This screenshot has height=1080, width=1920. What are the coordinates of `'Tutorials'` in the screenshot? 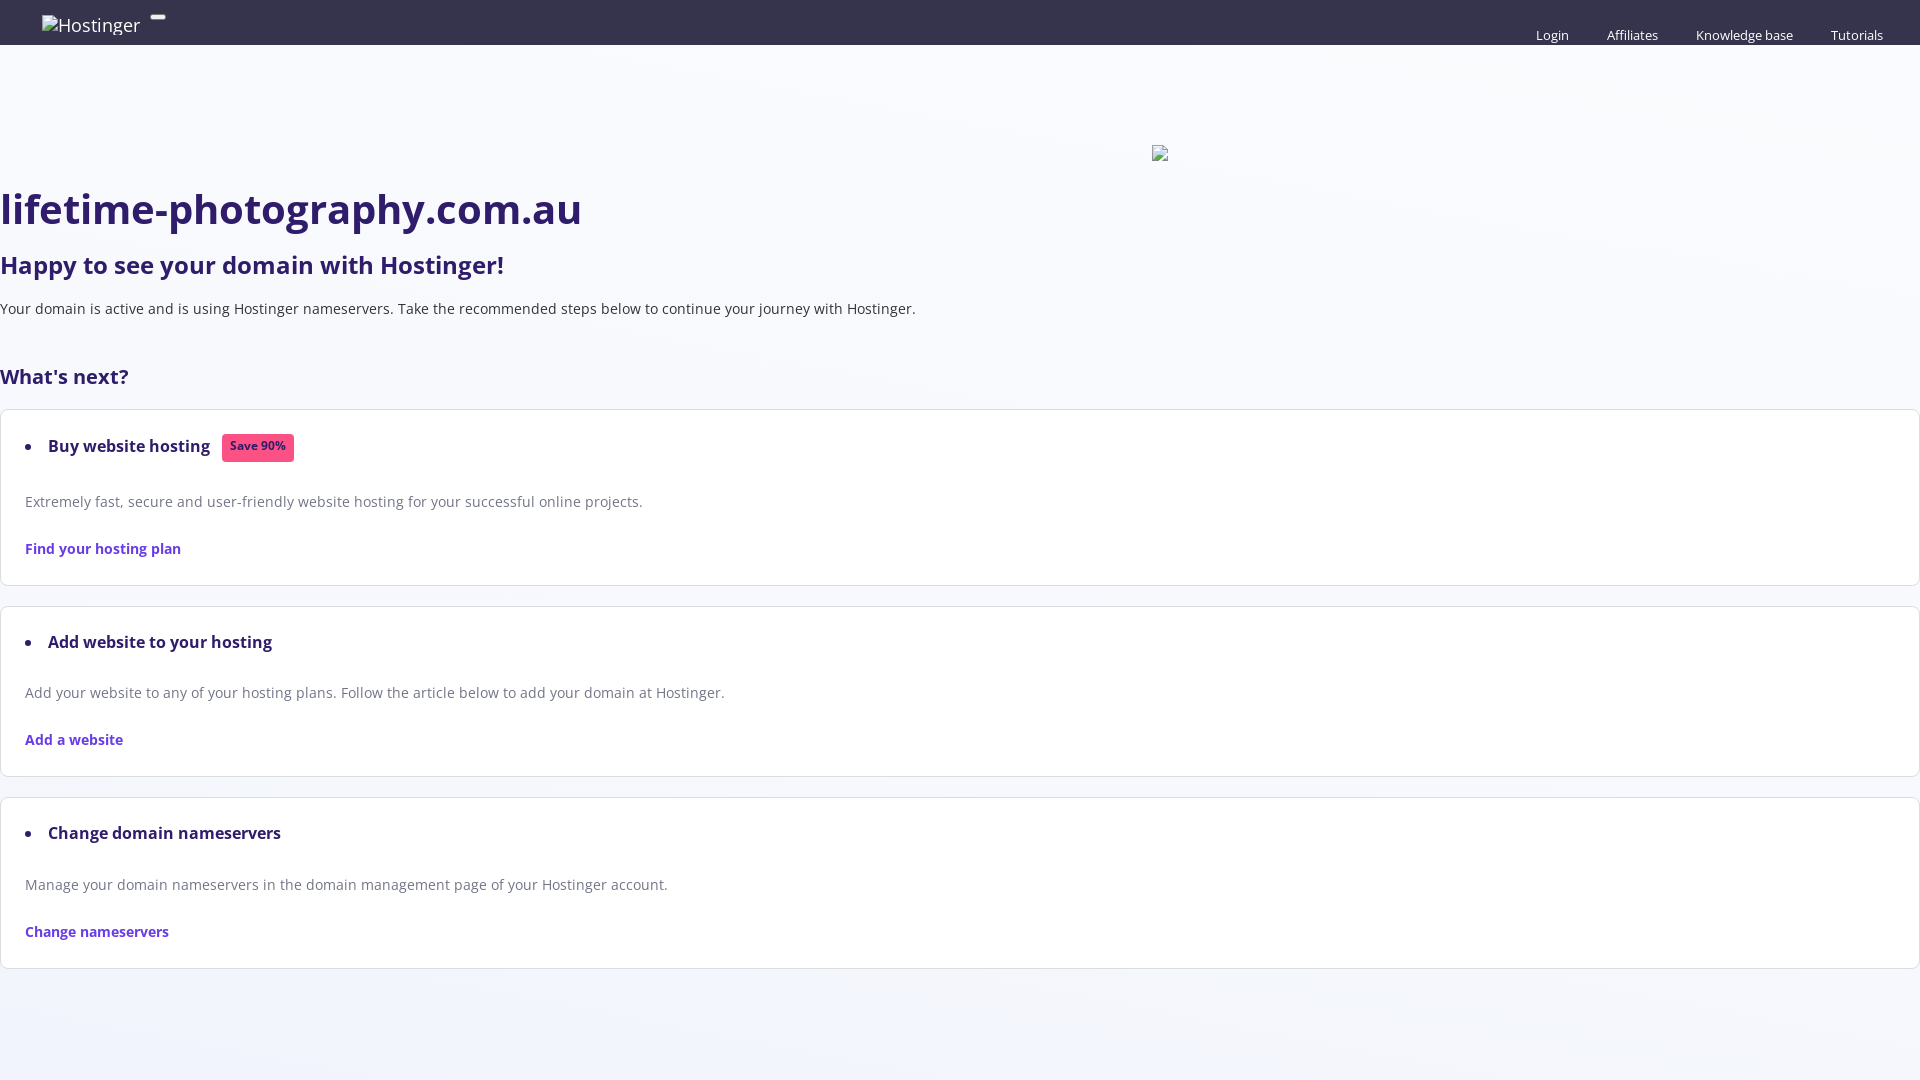 It's located at (1820, 34).